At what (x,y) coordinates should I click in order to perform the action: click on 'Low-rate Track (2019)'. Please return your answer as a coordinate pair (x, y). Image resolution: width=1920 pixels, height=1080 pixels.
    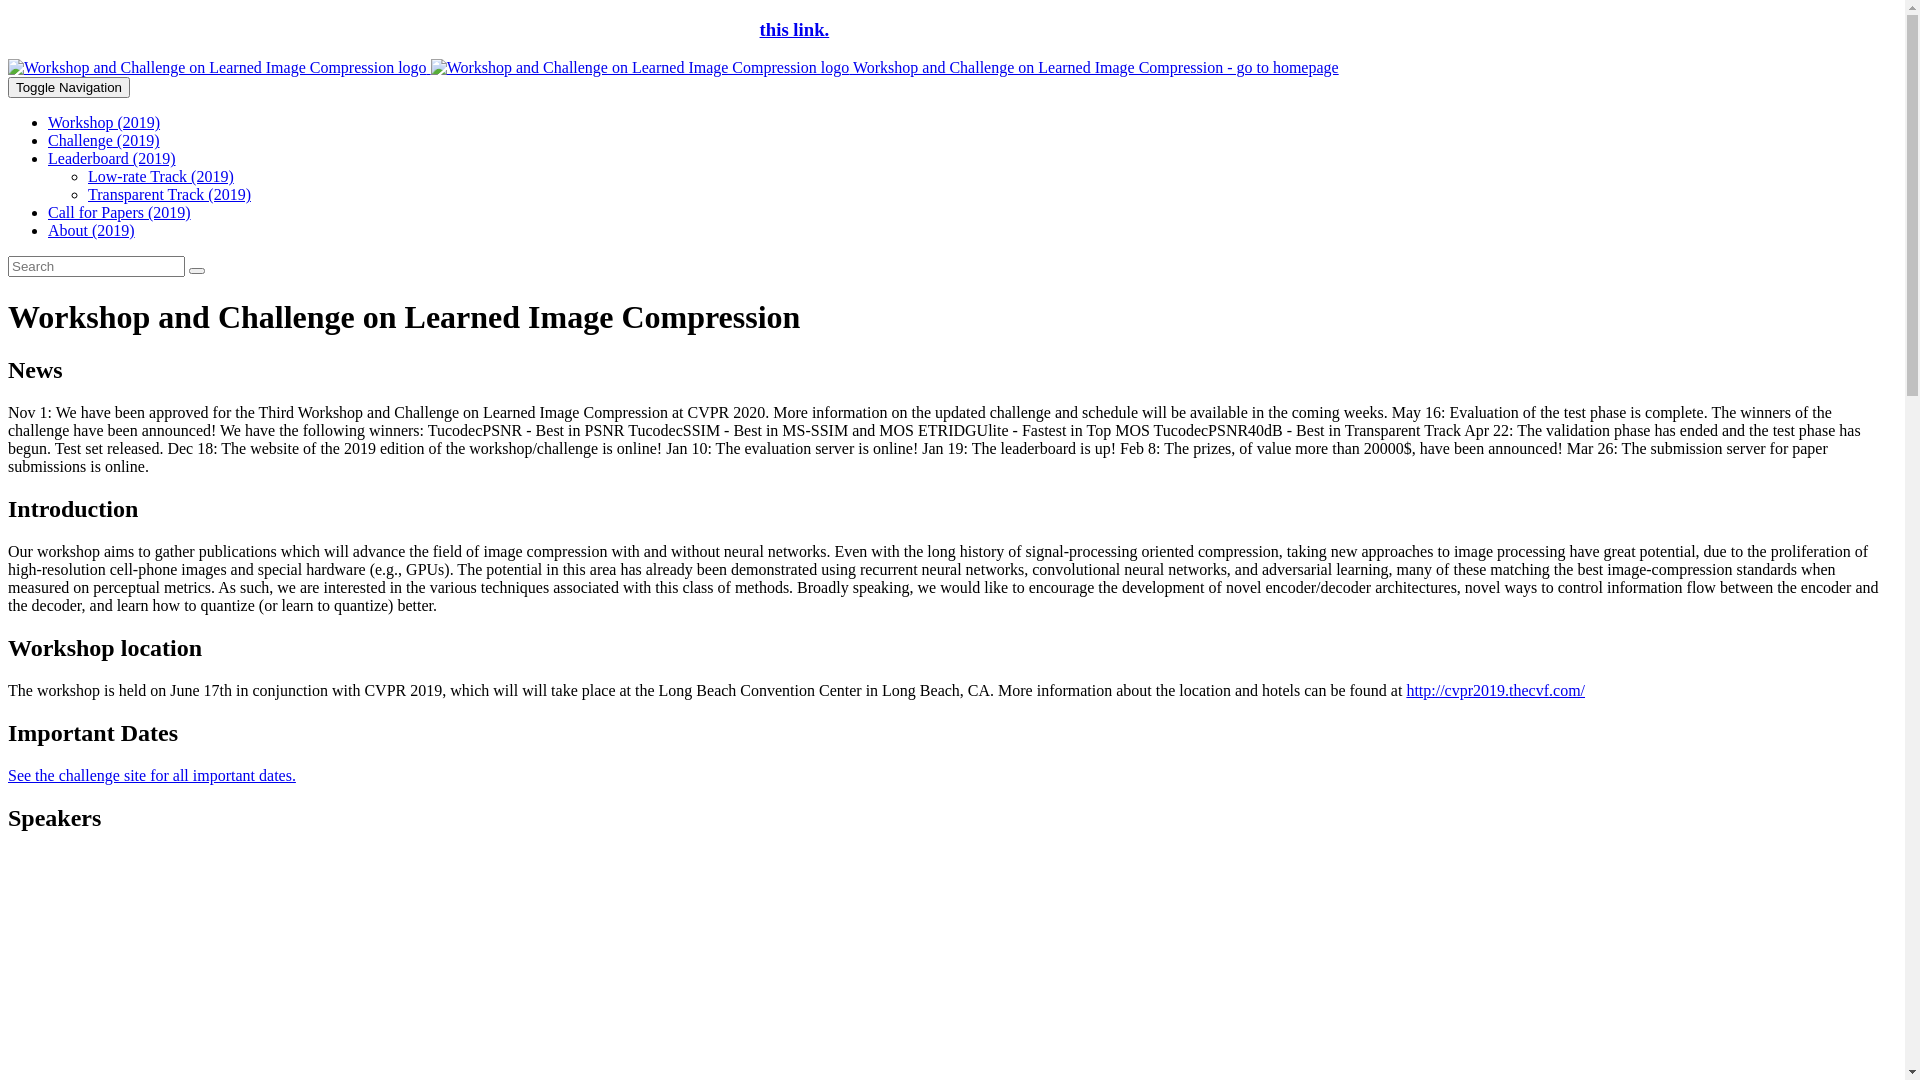
    Looking at the image, I should click on (161, 175).